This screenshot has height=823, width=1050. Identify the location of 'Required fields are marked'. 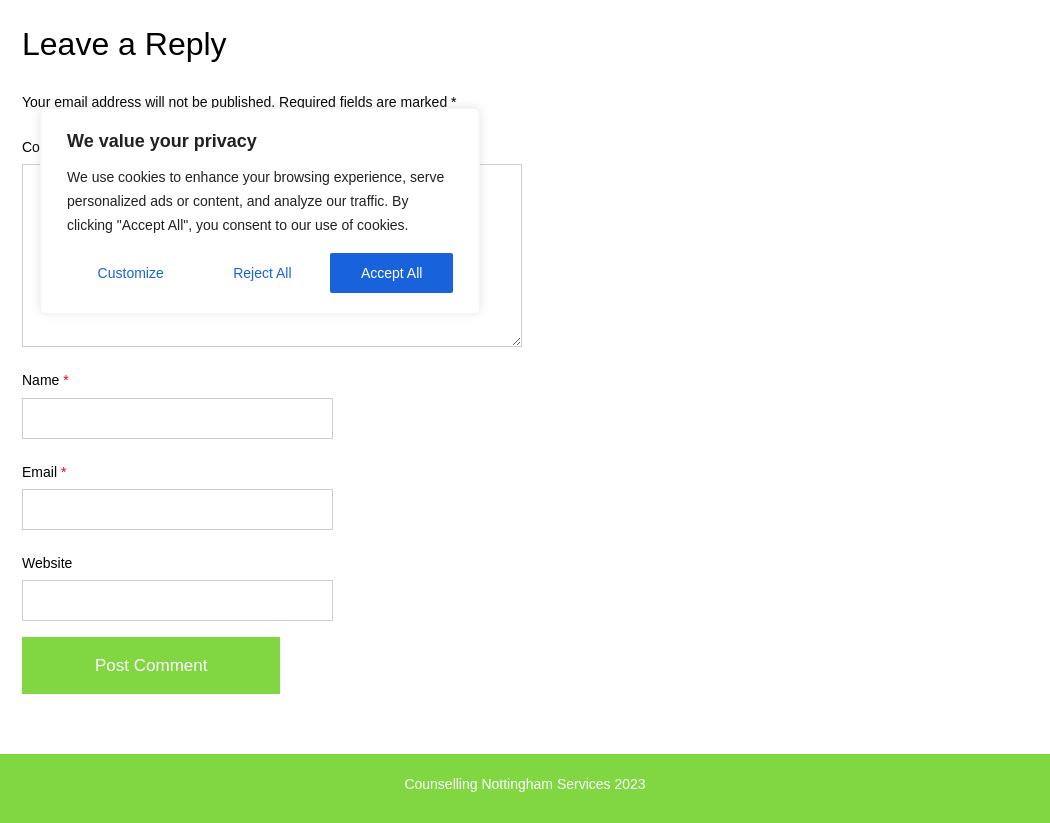
(363, 99).